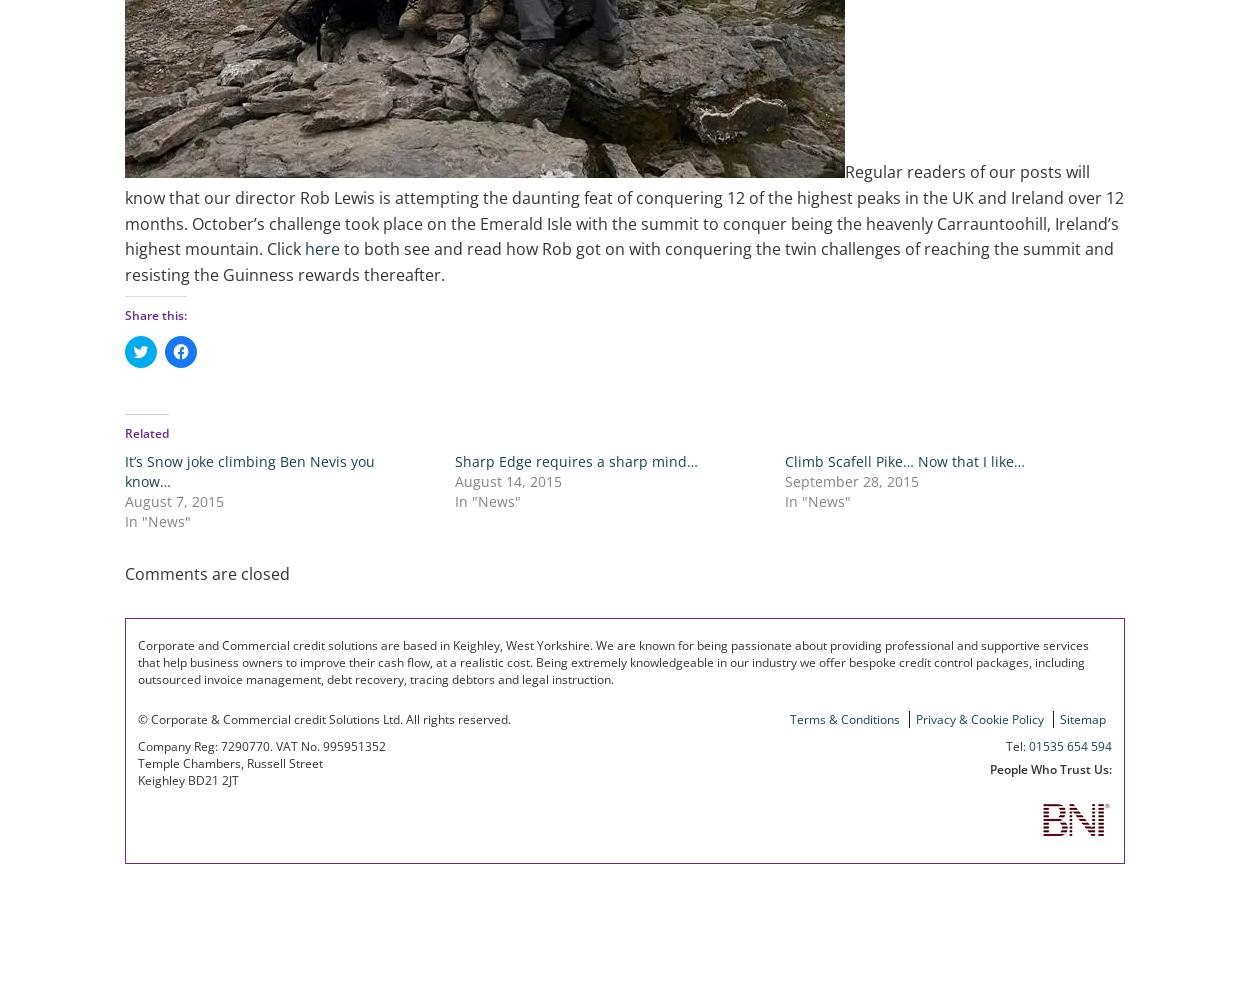 The image size is (1250, 1000). Describe the element at coordinates (623, 209) in the screenshot. I see `'Regular readers of our posts will know that our director Rob Lewis is attempting the daunting feat of conquering 12 of the highest peaks in the UK and Ireland over 12 months. October’s challenge took place on the Emerald Isle with the summit to conquer being the heavenly Carrauntoohill, Ireland’s highest mountain. Click'` at that location.